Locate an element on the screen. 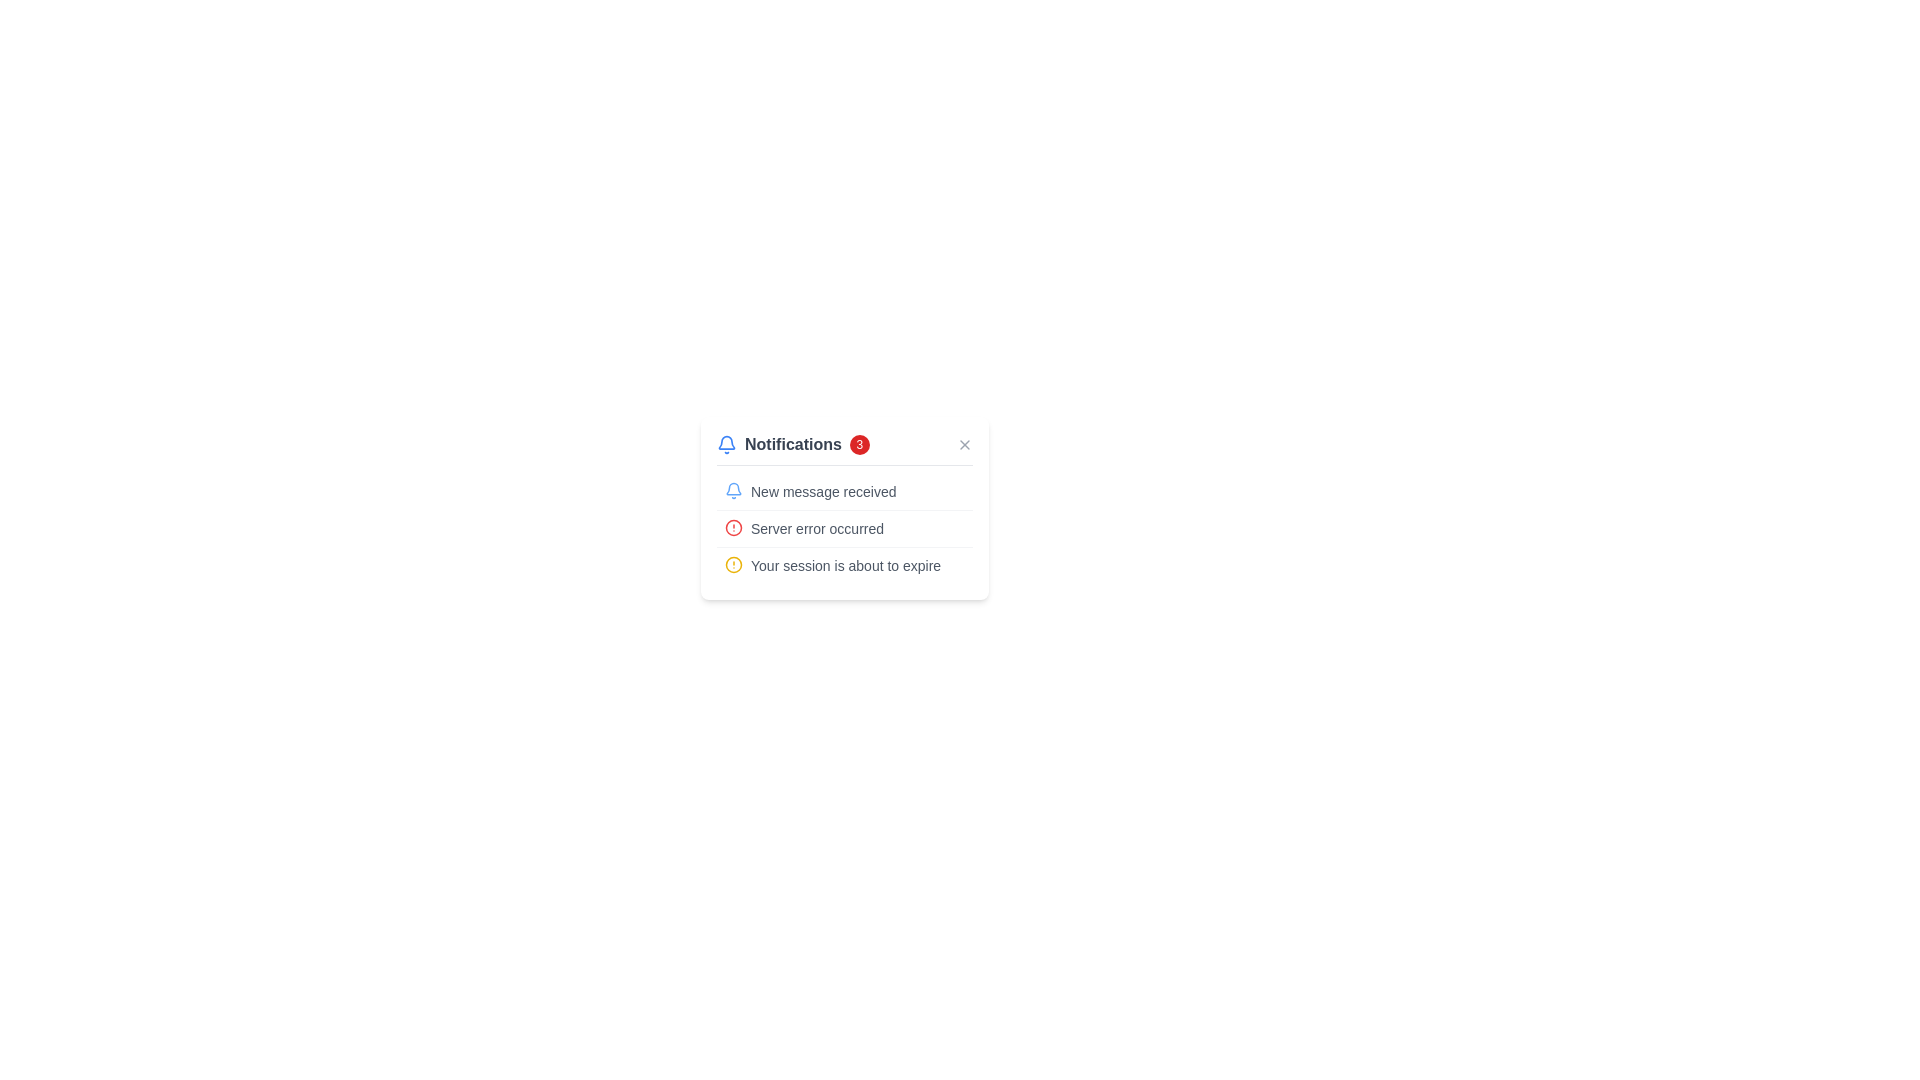 Image resolution: width=1920 pixels, height=1080 pixels. the bell icon by clicking on the notifications title header which indicates the current state or number of unread notifications is located at coordinates (792, 443).